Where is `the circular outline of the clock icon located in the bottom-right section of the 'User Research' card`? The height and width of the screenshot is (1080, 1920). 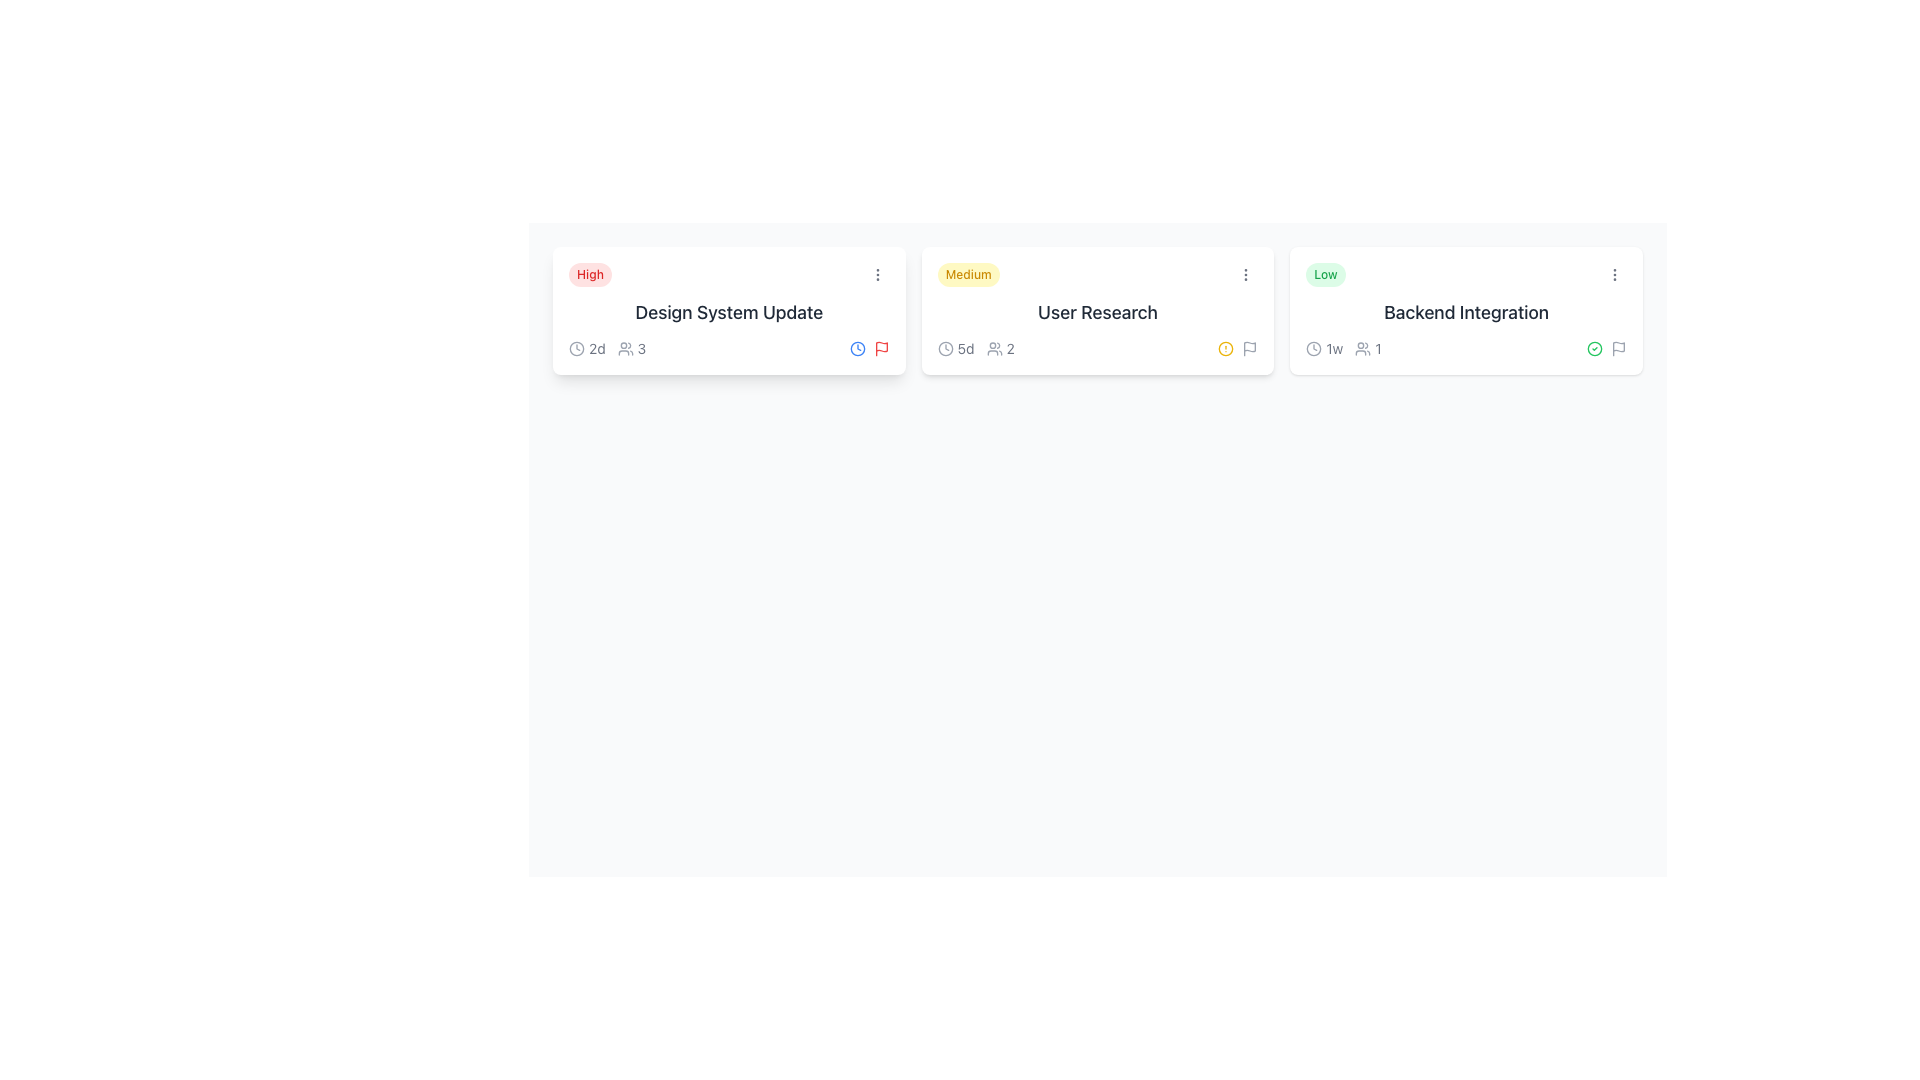
the circular outline of the clock icon located in the bottom-right section of the 'User Research' card is located at coordinates (944, 347).